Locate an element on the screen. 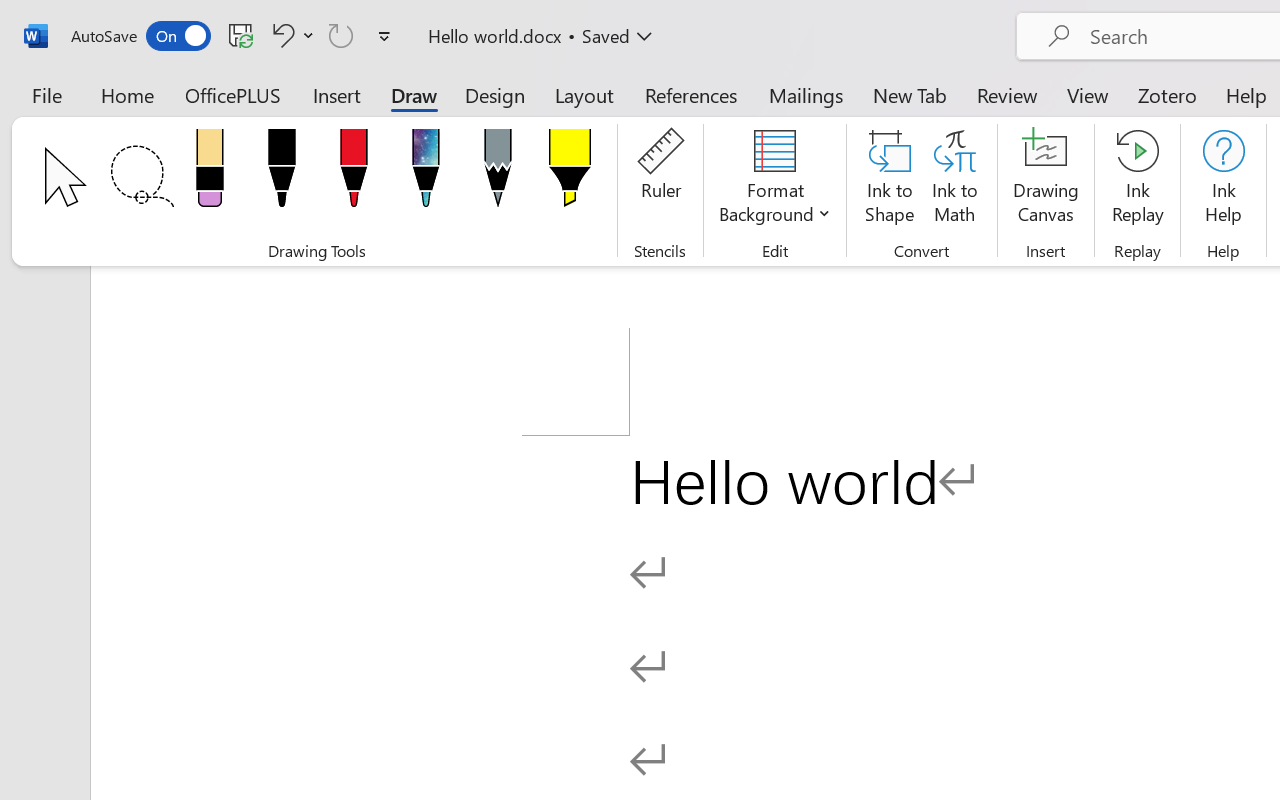  'Customize Quick Access Toolbar' is located at coordinates (384, 35).